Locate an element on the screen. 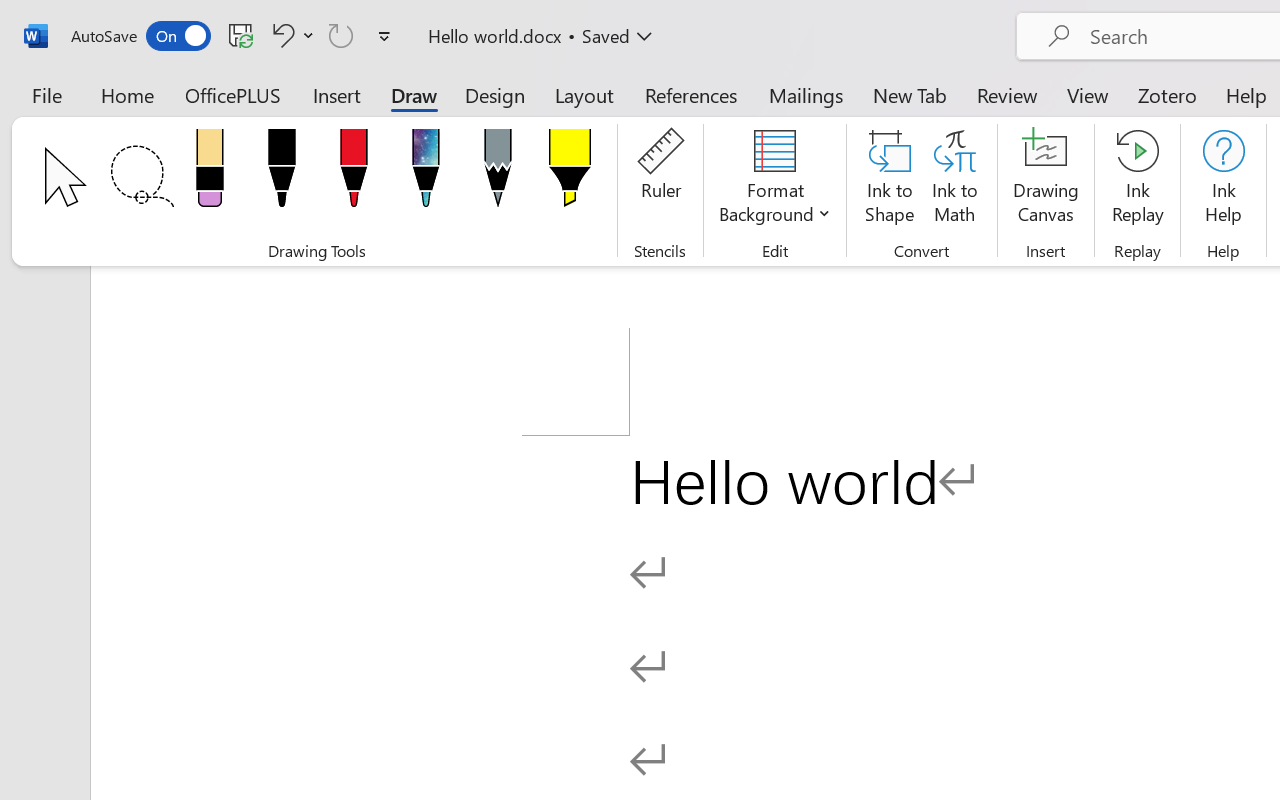  'Customize Quick Access Toolbar' is located at coordinates (384, 35).